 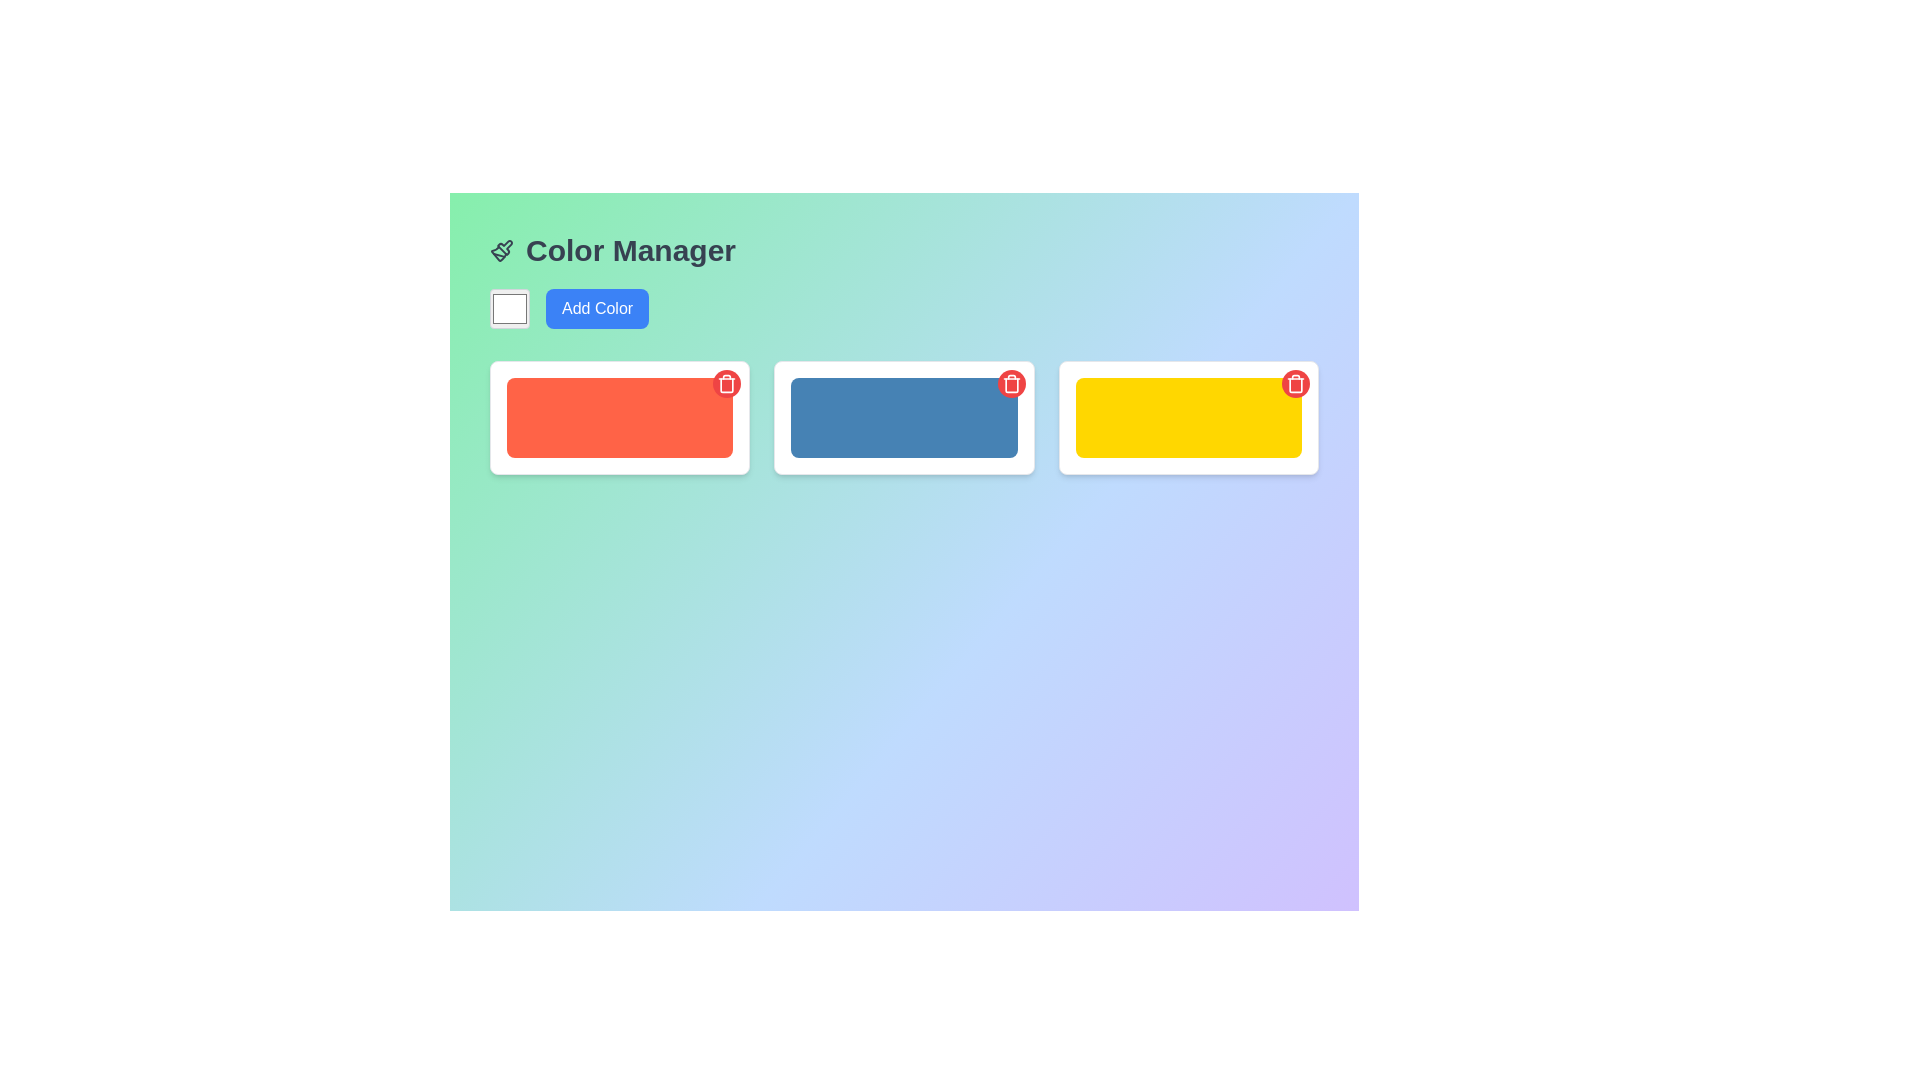 What do you see at coordinates (903, 416) in the screenshot?
I see `the blue color representation box, which is the second item in a row of three grid-based blocks` at bounding box center [903, 416].